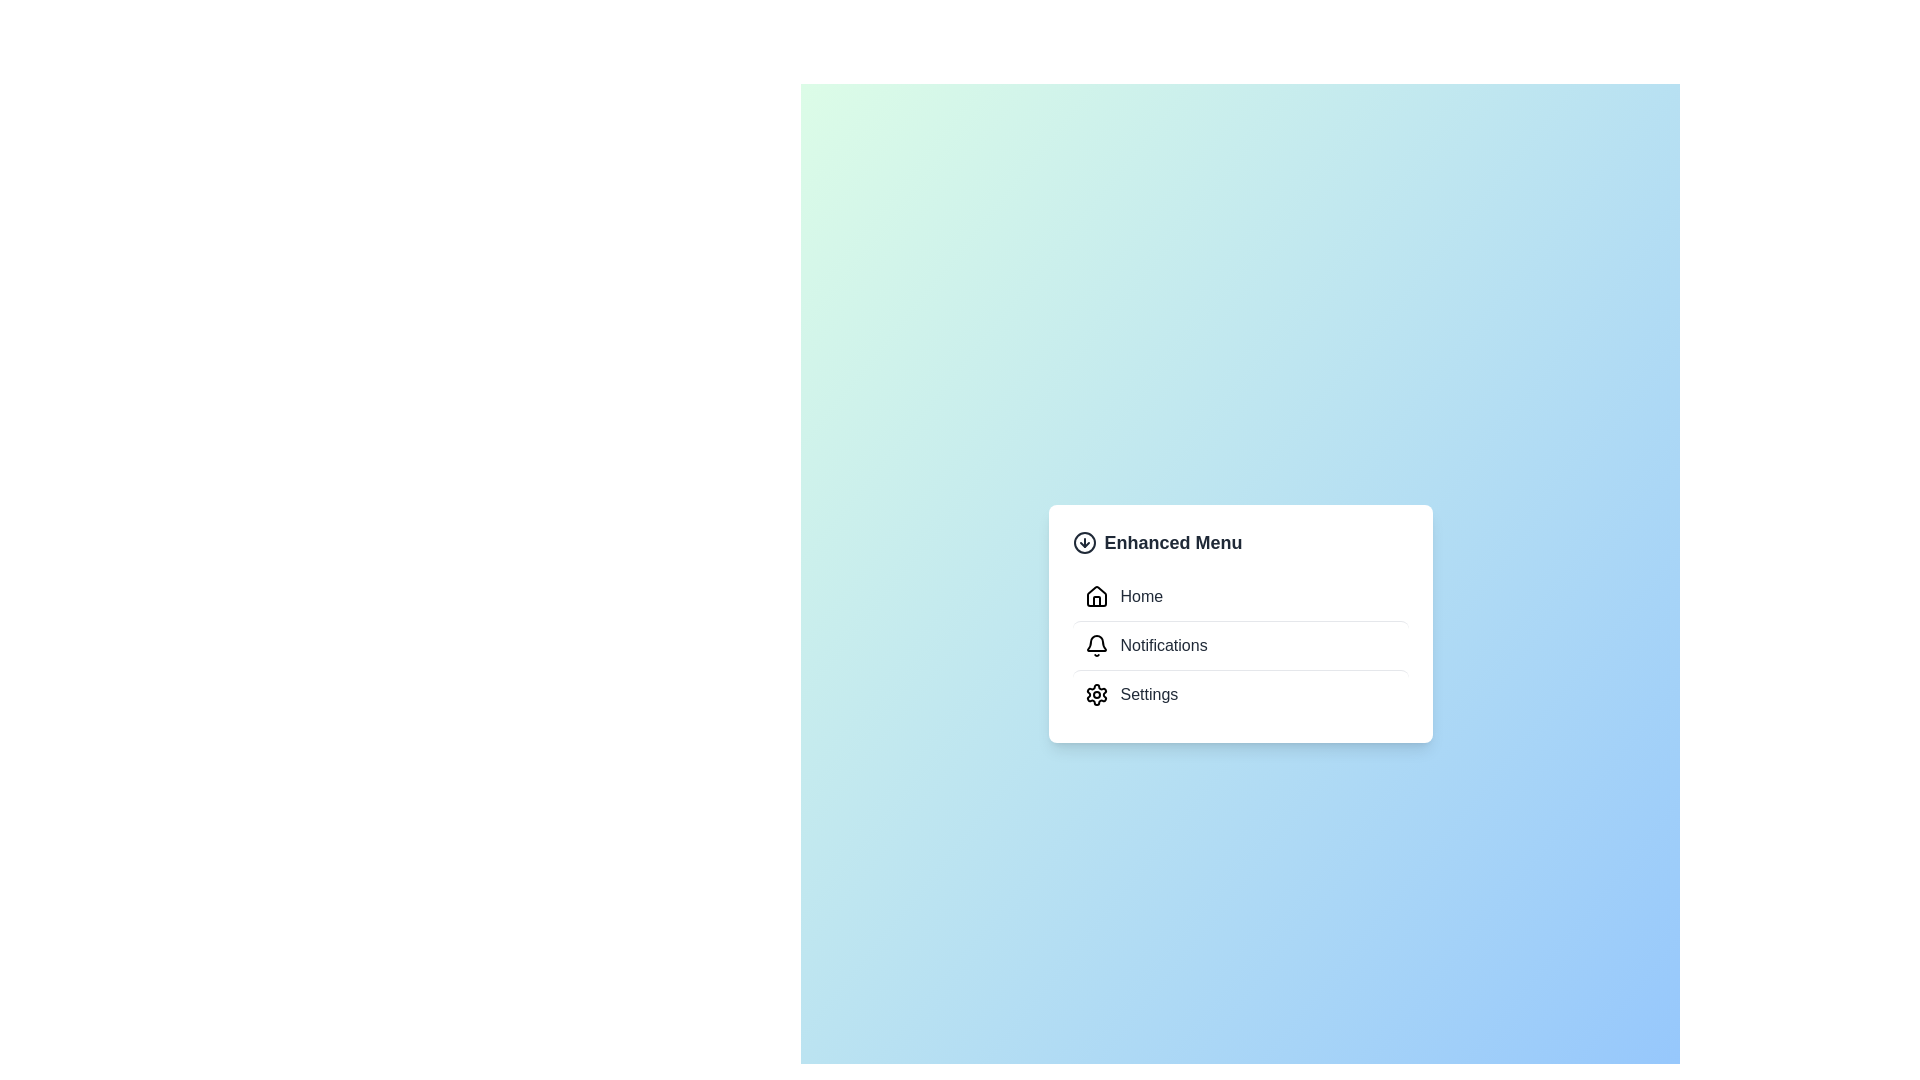 The width and height of the screenshot is (1920, 1080). What do you see at coordinates (1239, 693) in the screenshot?
I see `the menu item Settings to preview its interaction` at bounding box center [1239, 693].